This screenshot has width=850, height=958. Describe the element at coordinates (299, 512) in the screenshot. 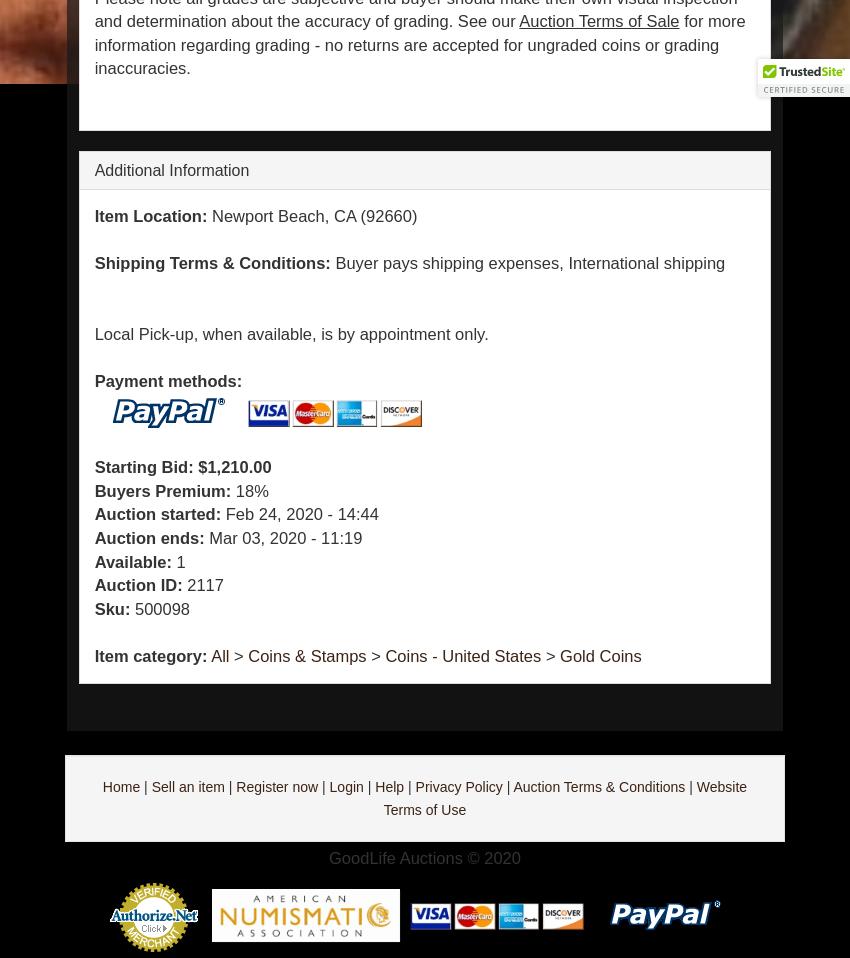

I see `'Feb 24, 2020 - 14:44'` at that location.